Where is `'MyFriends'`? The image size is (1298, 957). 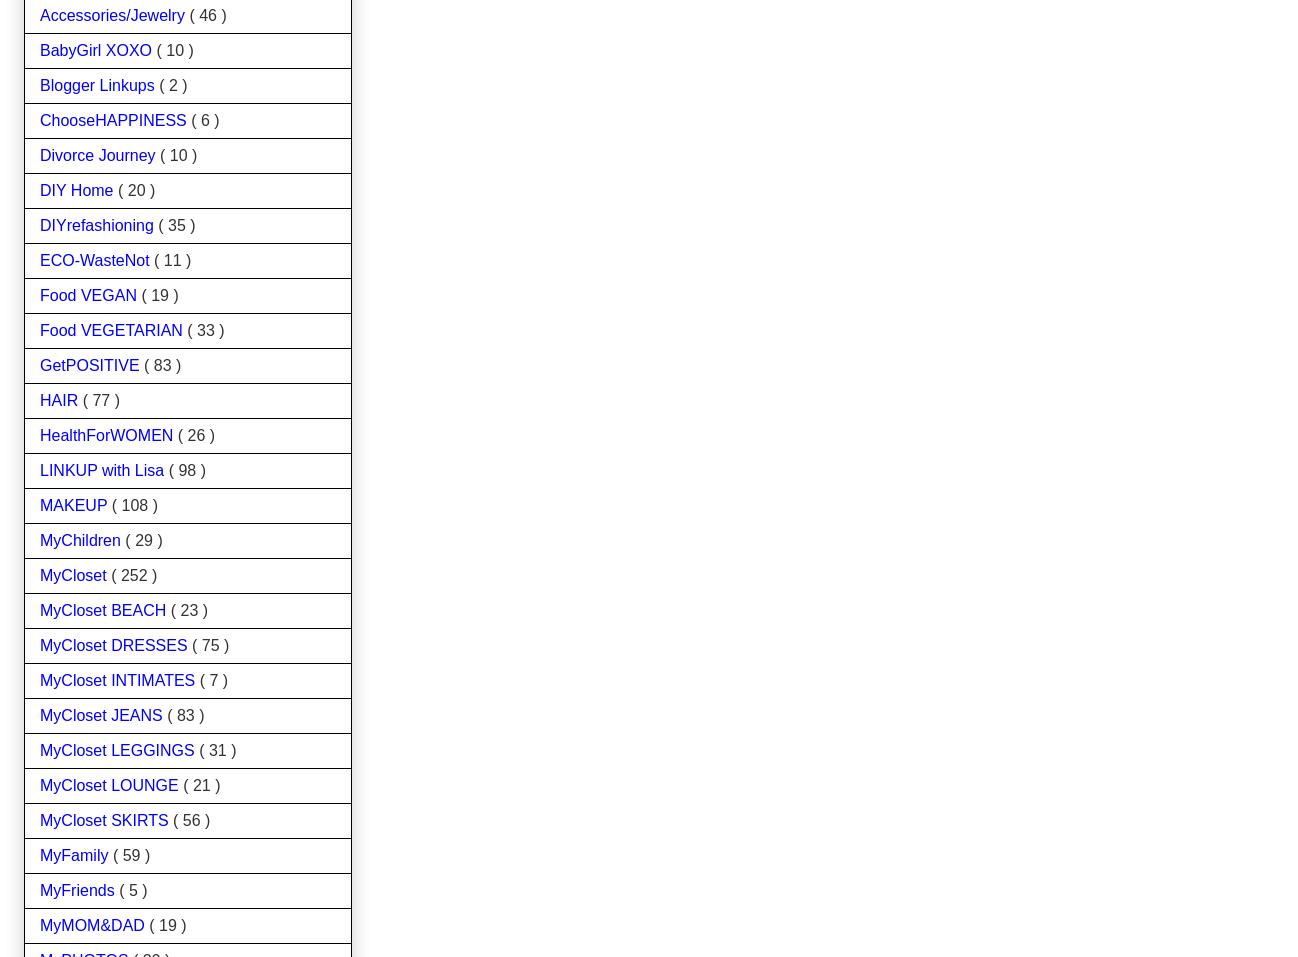 'MyFriends' is located at coordinates (38, 889).